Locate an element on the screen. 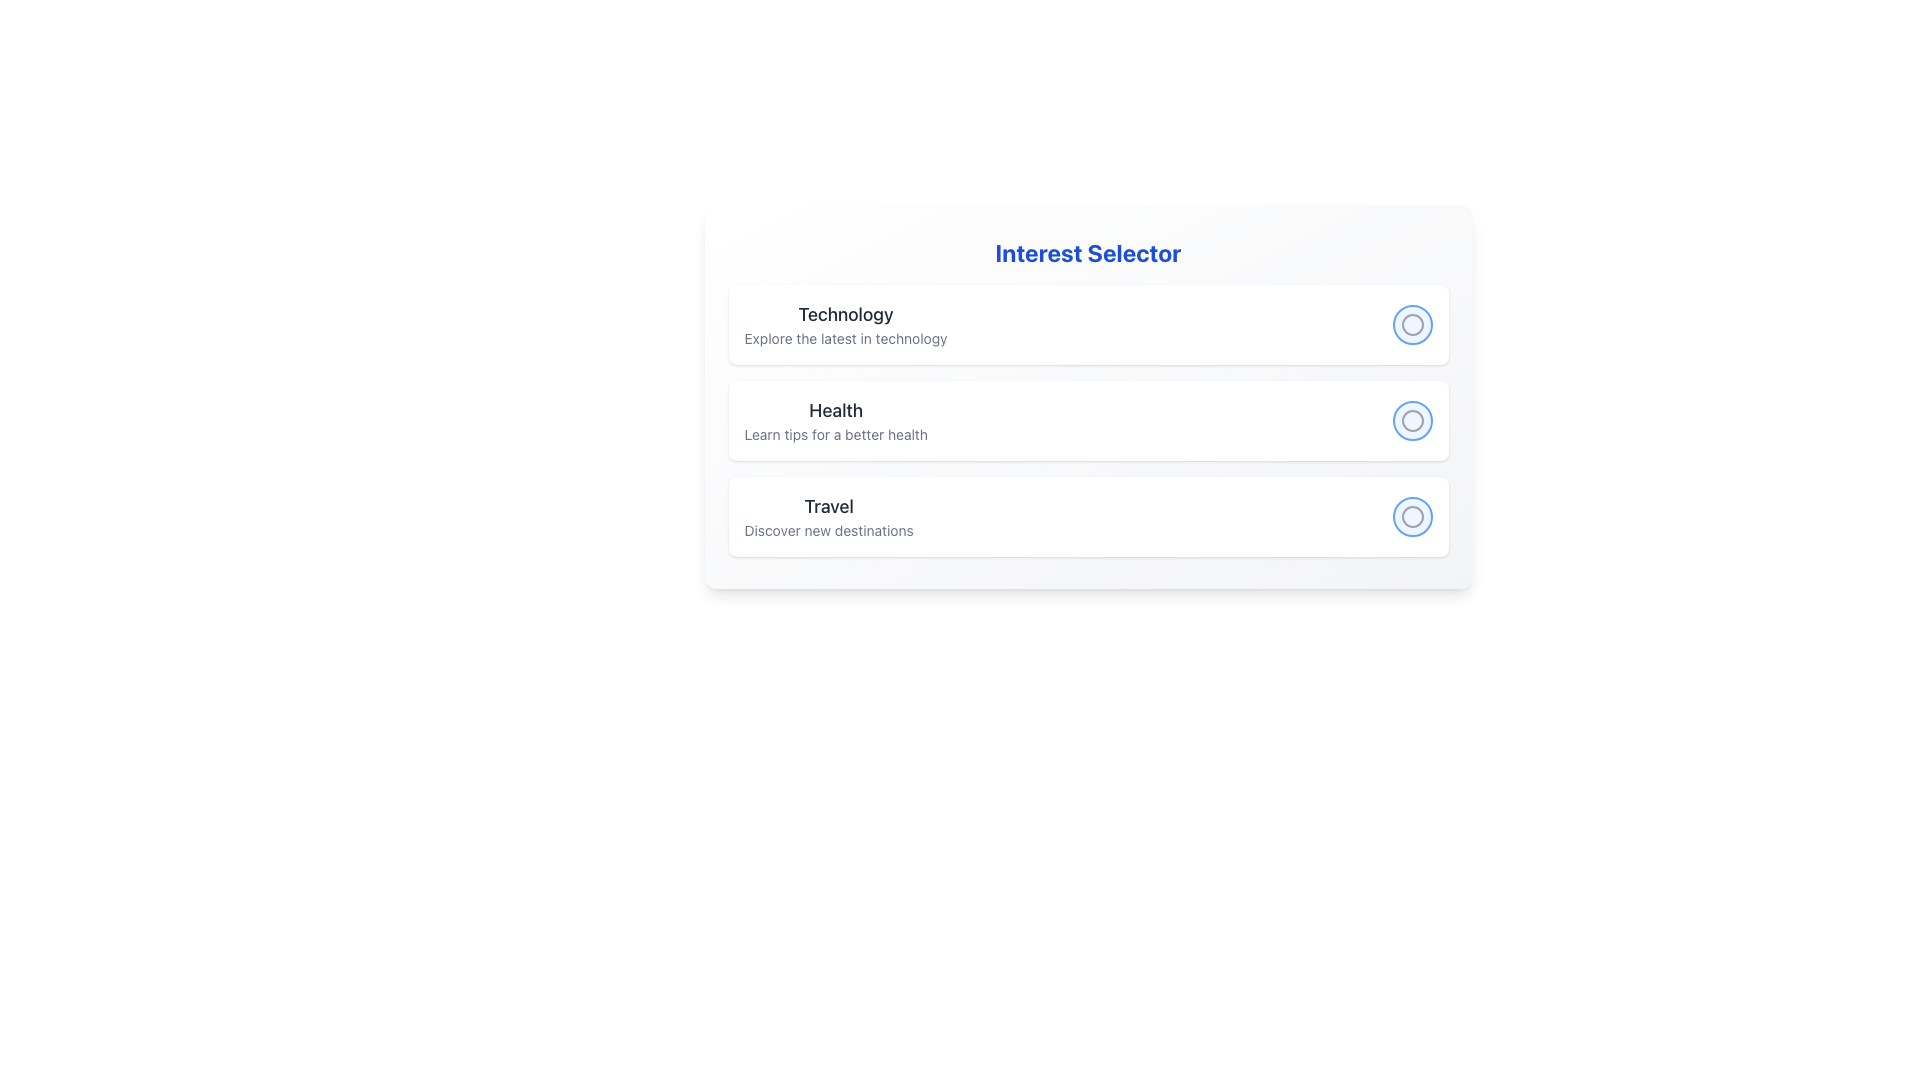 The height and width of the screenshot is (1080, 1920). the circular indicator button with a smooth gray border, located to the right of the 'Health' item in a vertical list is located at coordinates (1411, 419).